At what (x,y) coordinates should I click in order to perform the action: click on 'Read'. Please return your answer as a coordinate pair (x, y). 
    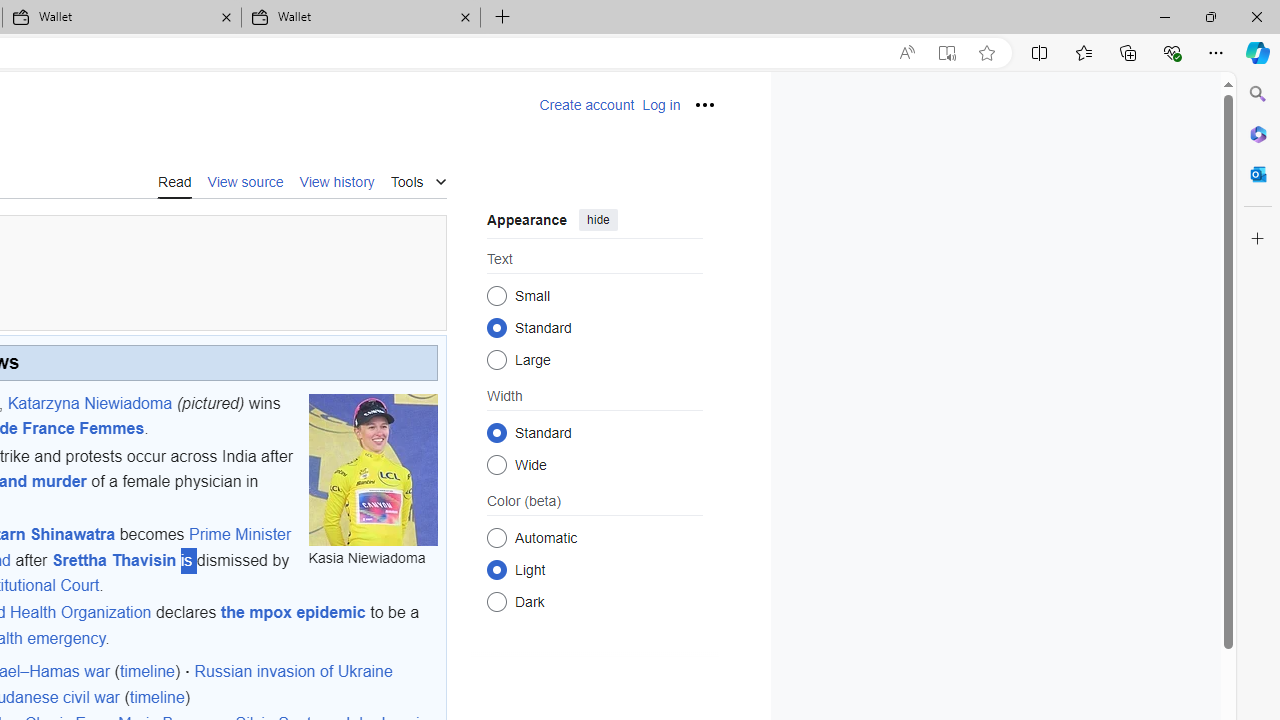
    Looking at the image, I should click on (174, 181).